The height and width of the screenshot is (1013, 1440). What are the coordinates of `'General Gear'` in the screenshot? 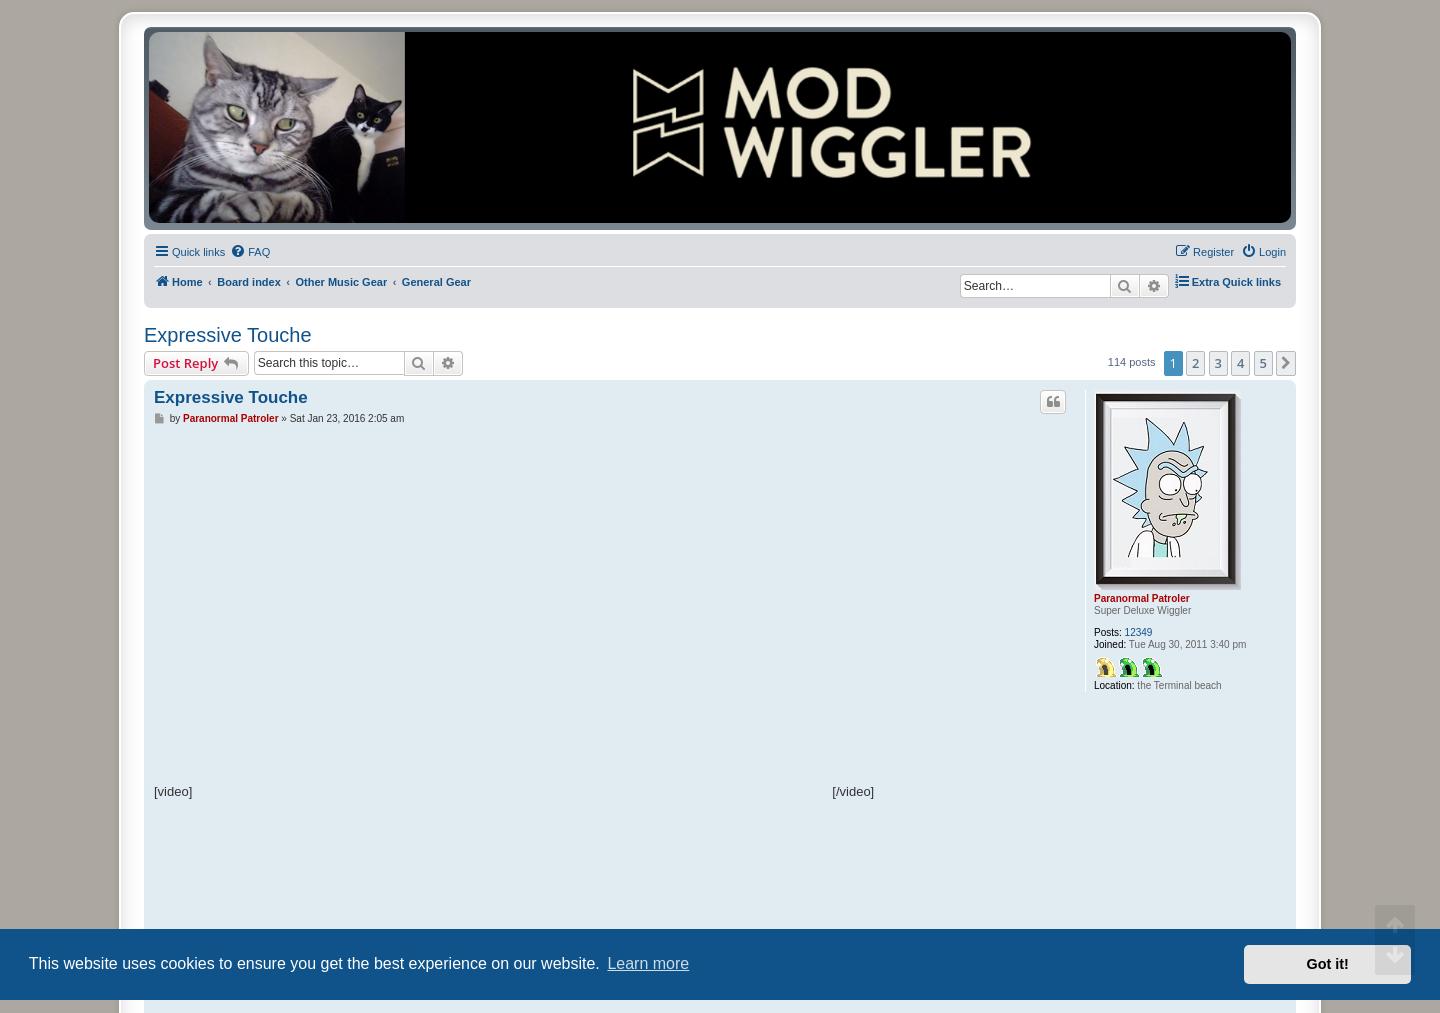 It's located at (435, 281).